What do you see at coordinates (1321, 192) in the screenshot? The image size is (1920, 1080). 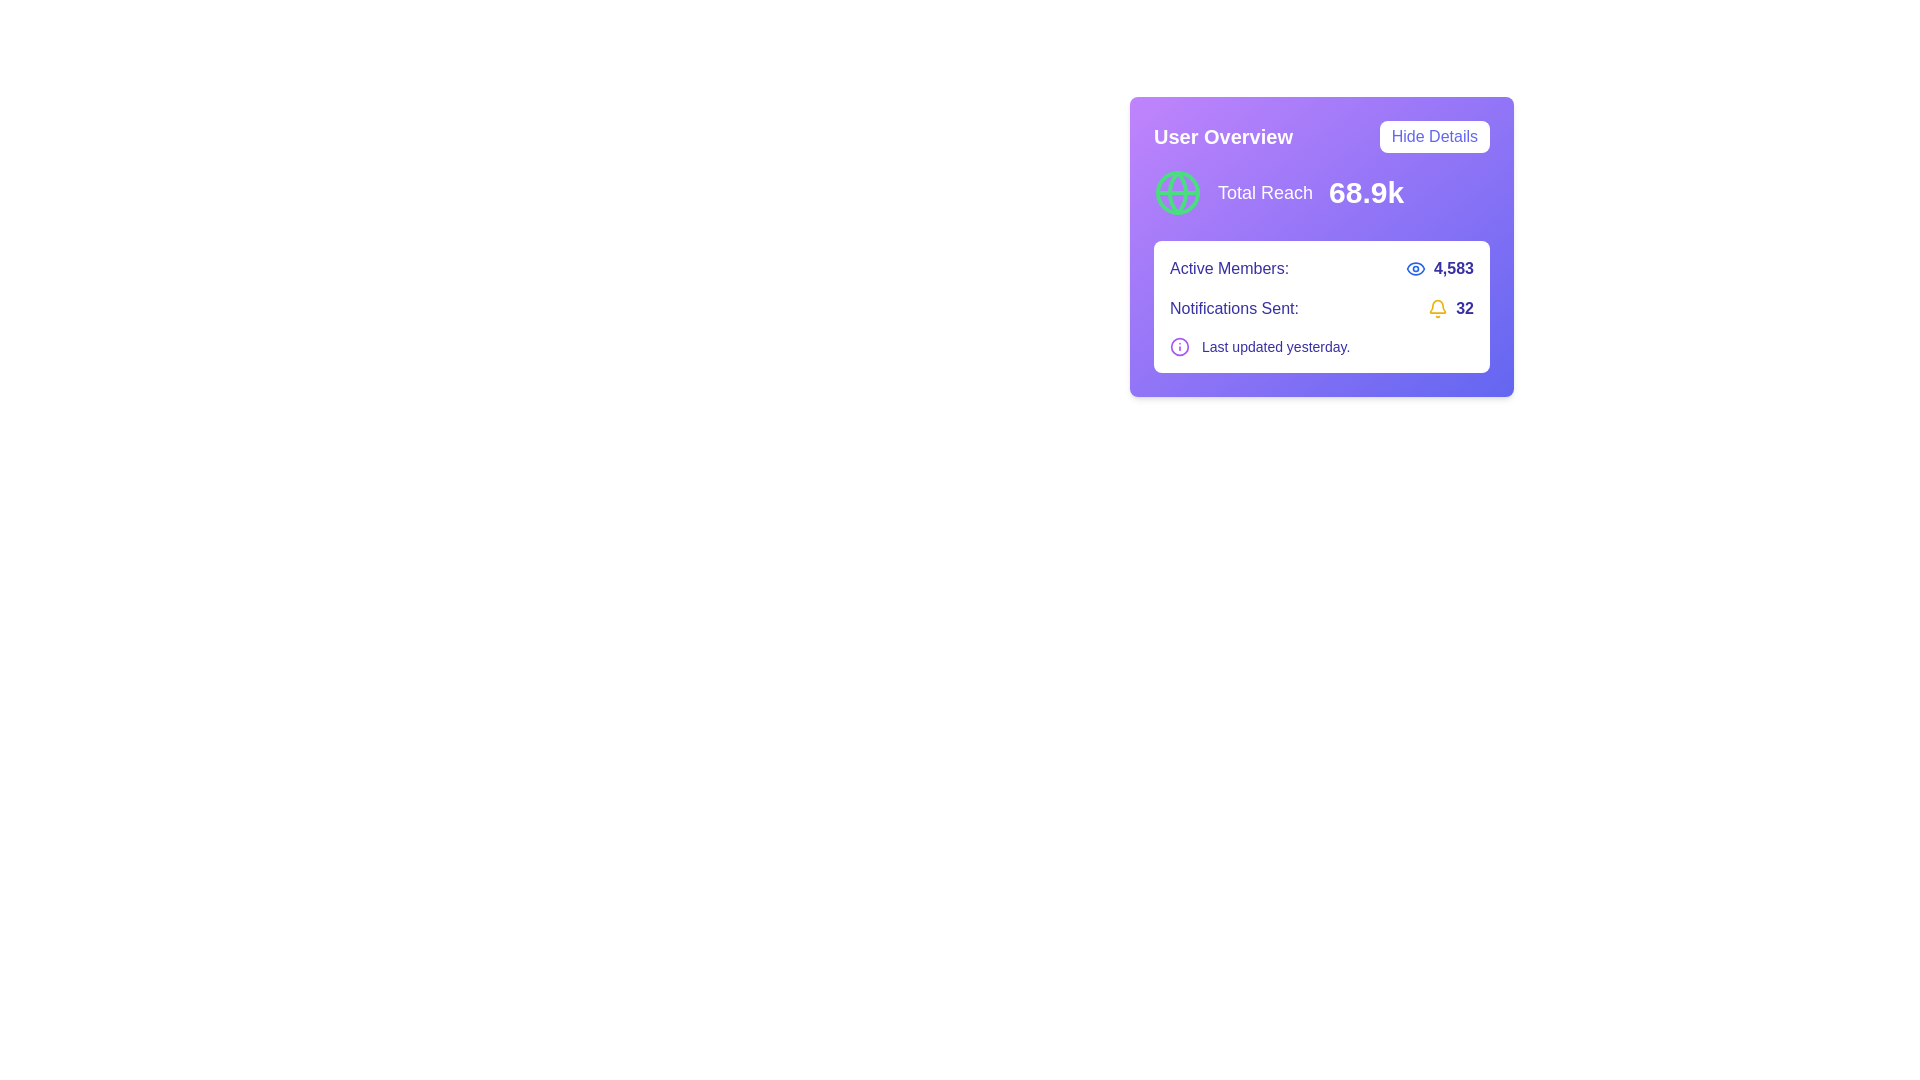 I see `the Informational display containing a green globe icon and the text 'Total Reach' with the figure '68.9k' in bold, located below the 'User Overview' heading` at bounding box center [1321, 192].